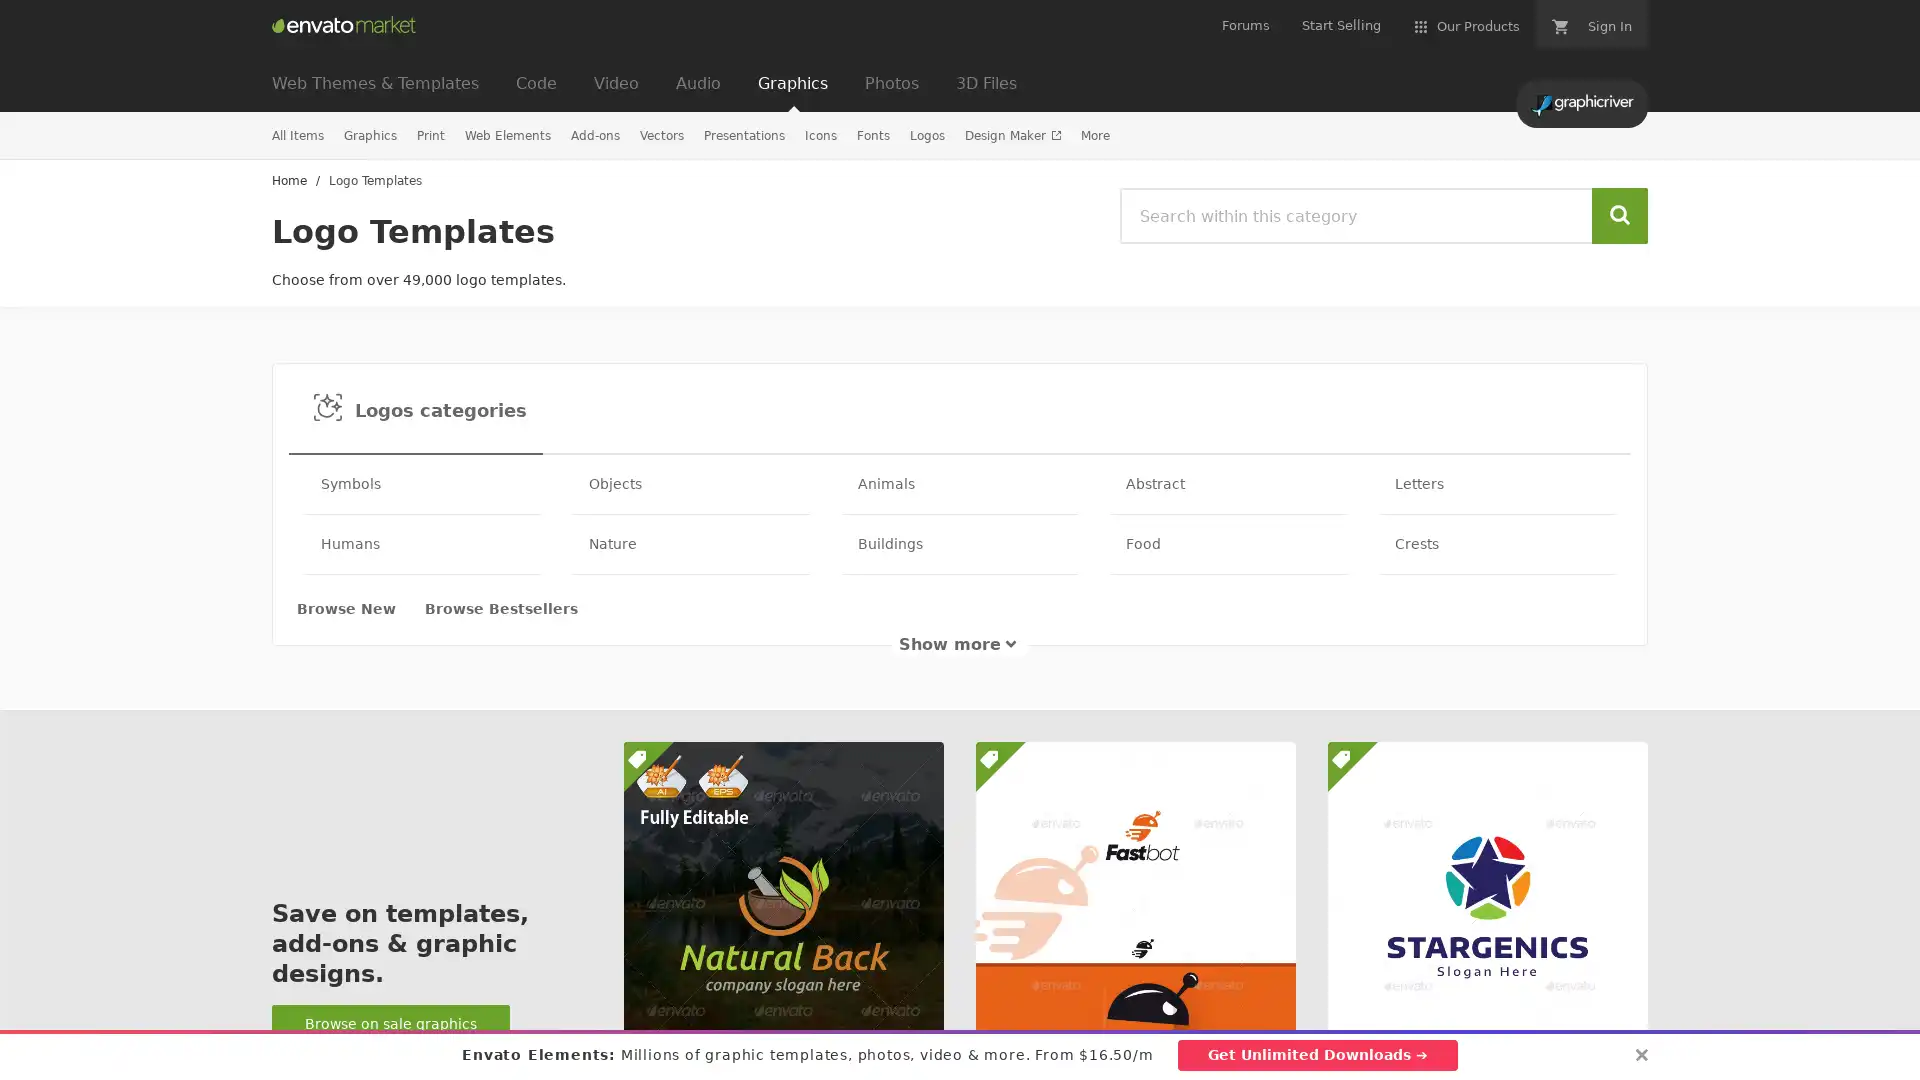 The image size is (1920, 1080). I want to click on Add to collection, so click(864, 1033).